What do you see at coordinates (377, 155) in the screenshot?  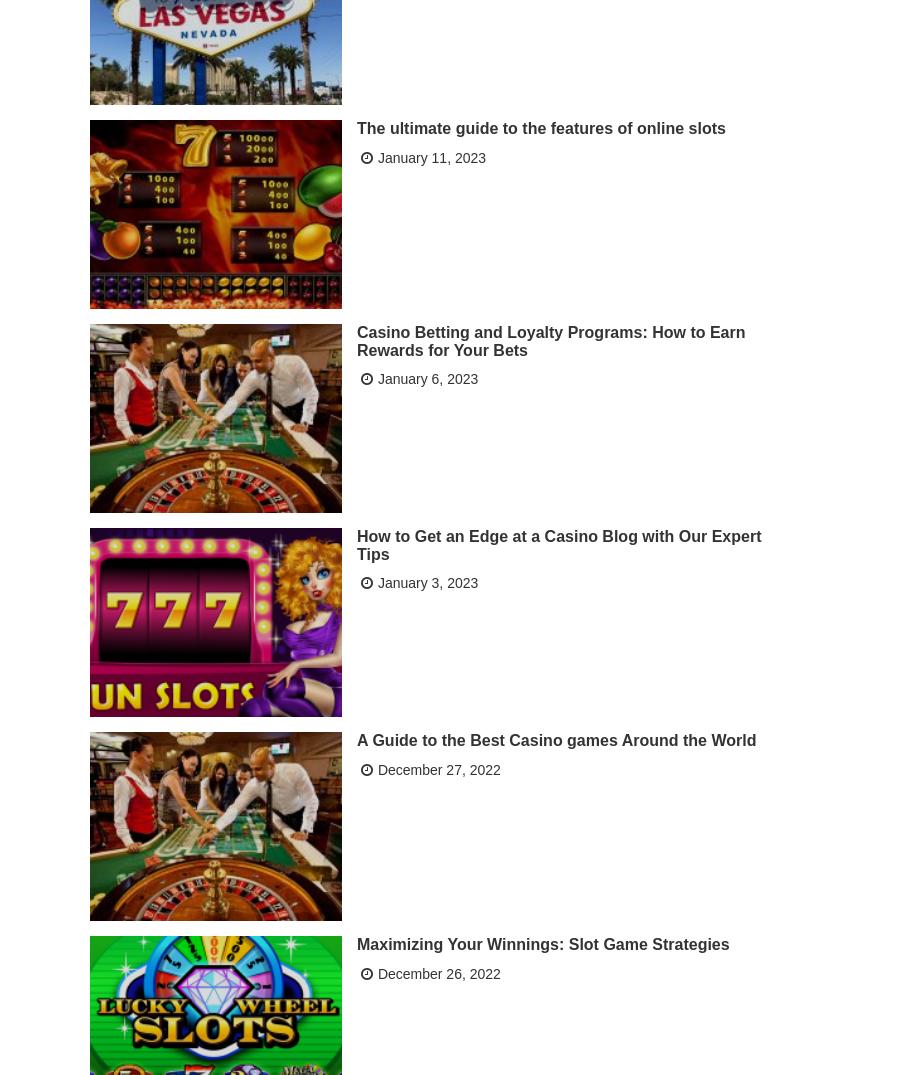 I see `'January 11, 2023'` at bounding box center [377, 155].